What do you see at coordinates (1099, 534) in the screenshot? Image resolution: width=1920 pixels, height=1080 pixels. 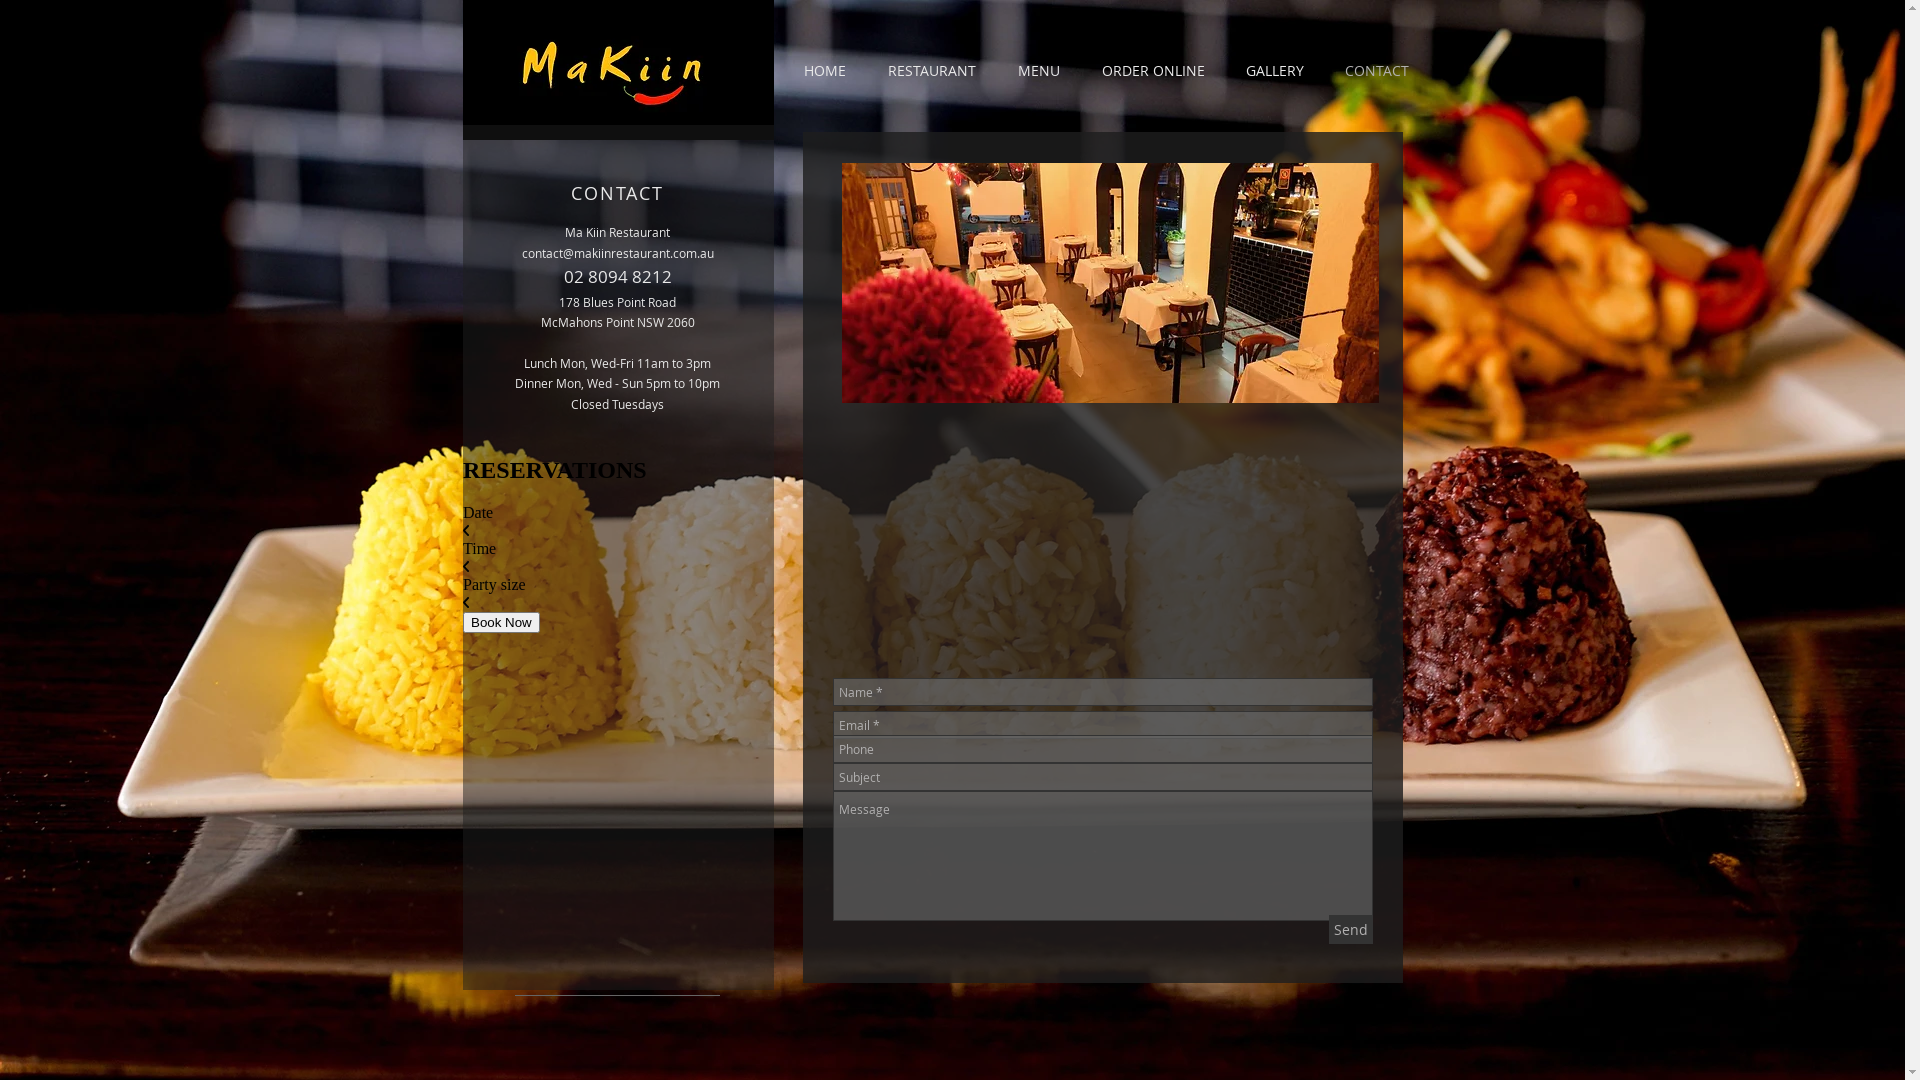 I see `'Google Maps'` at bounding box center [1099, 534].